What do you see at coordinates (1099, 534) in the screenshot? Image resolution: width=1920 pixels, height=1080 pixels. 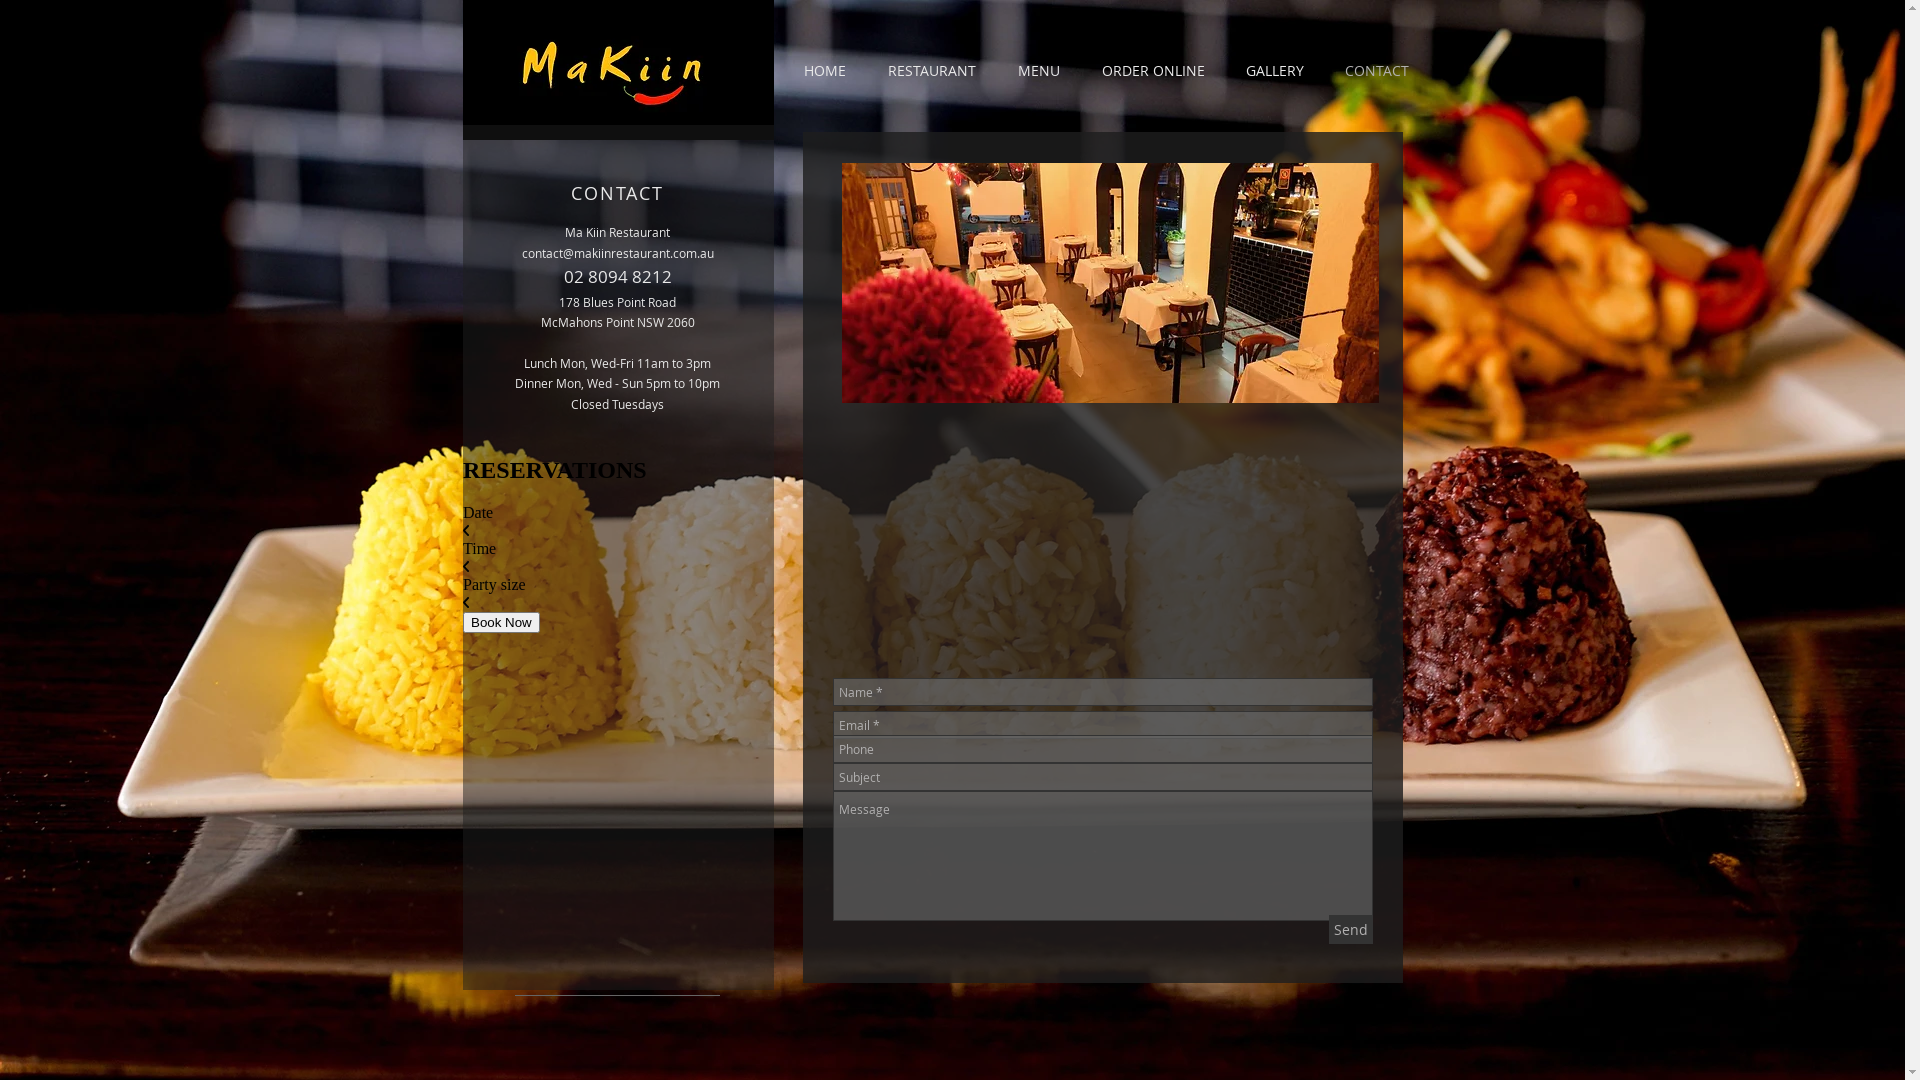 I see `'Google Maps'` at bounding box center [1099, 534].